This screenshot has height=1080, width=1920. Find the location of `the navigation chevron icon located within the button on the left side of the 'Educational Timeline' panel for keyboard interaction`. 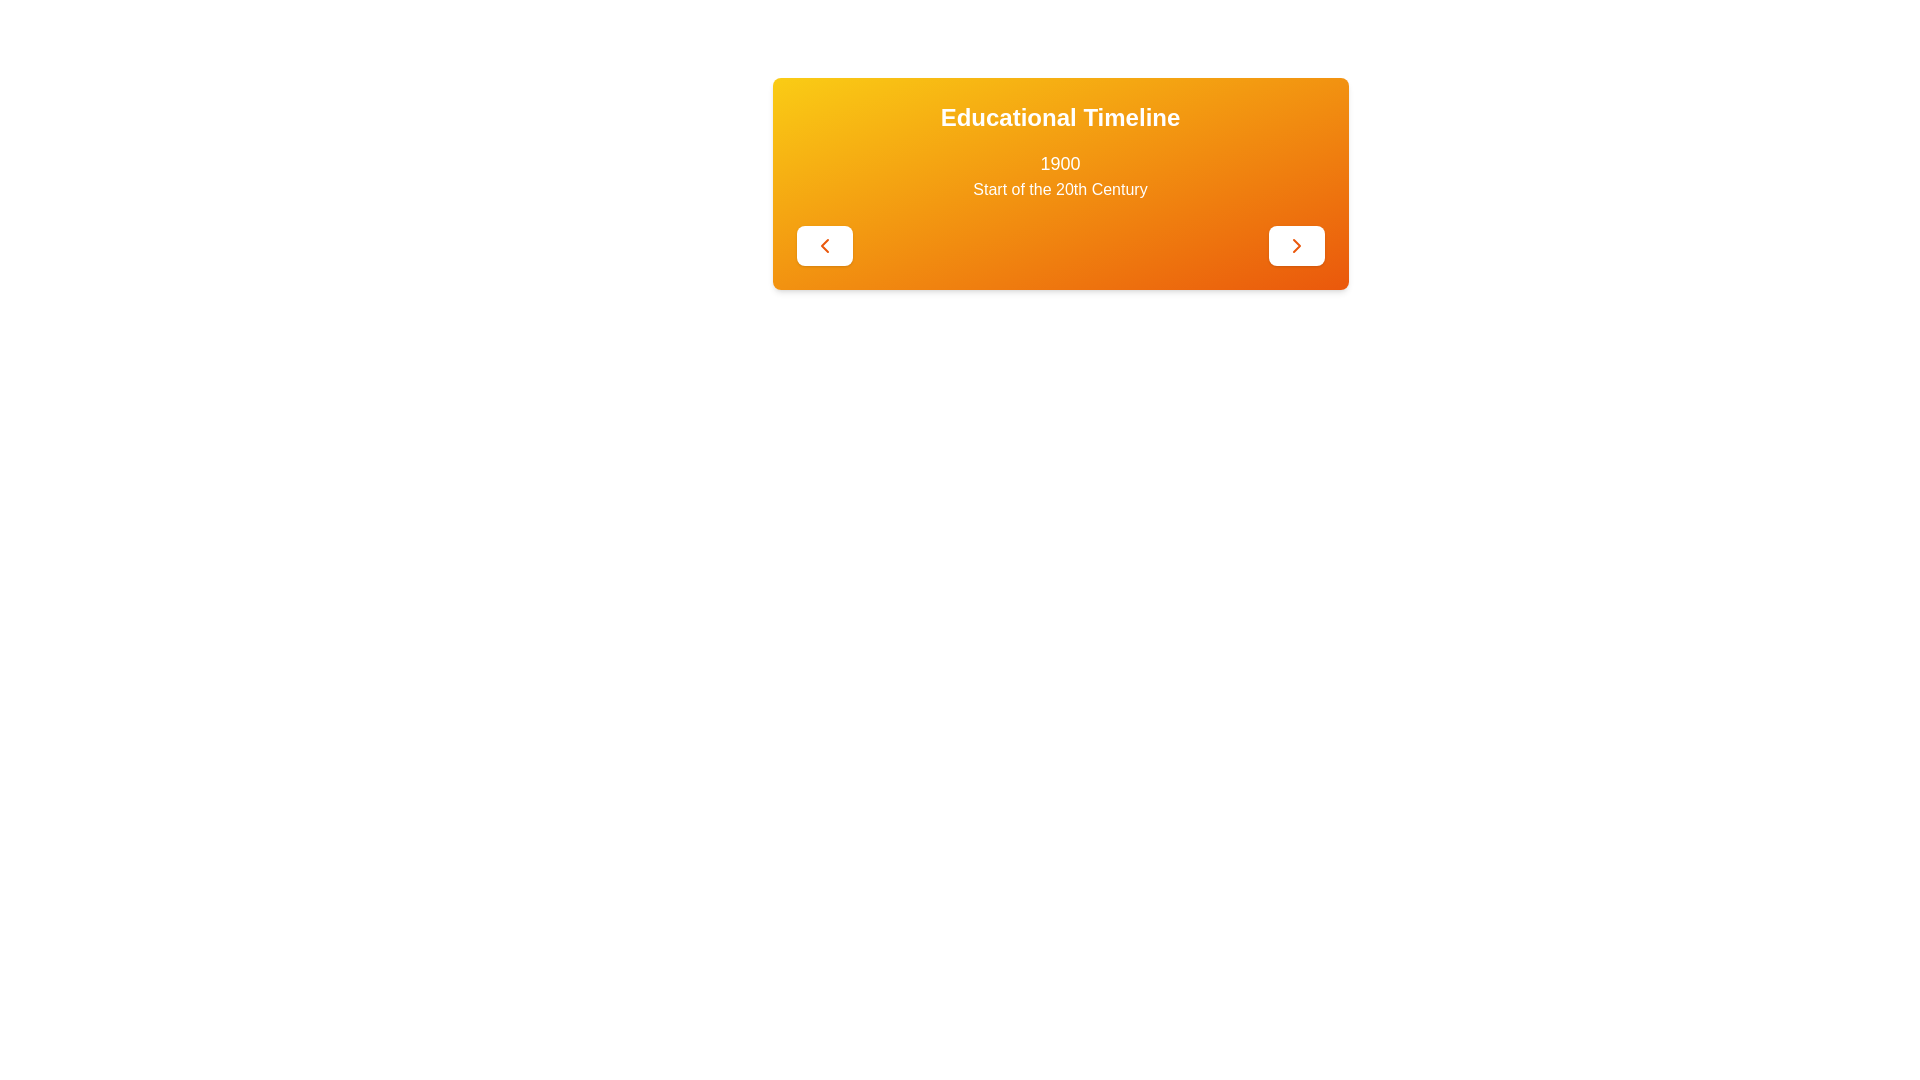

the navigation chevron icon located within the button on the left side of the 'Educational Timeline' panel for keyboard interaction is located at coordinates (824, 245).